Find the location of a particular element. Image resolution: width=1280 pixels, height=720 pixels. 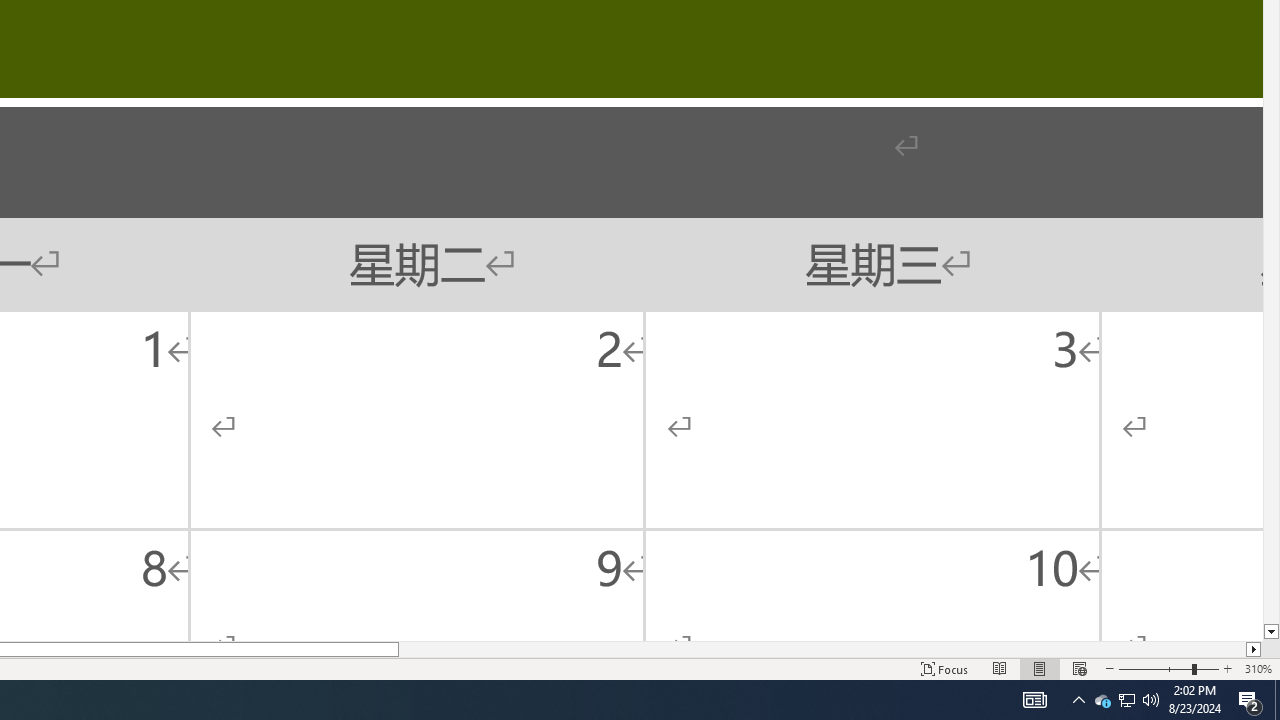

'Read Mode' is located at coordinates (1000, 669).